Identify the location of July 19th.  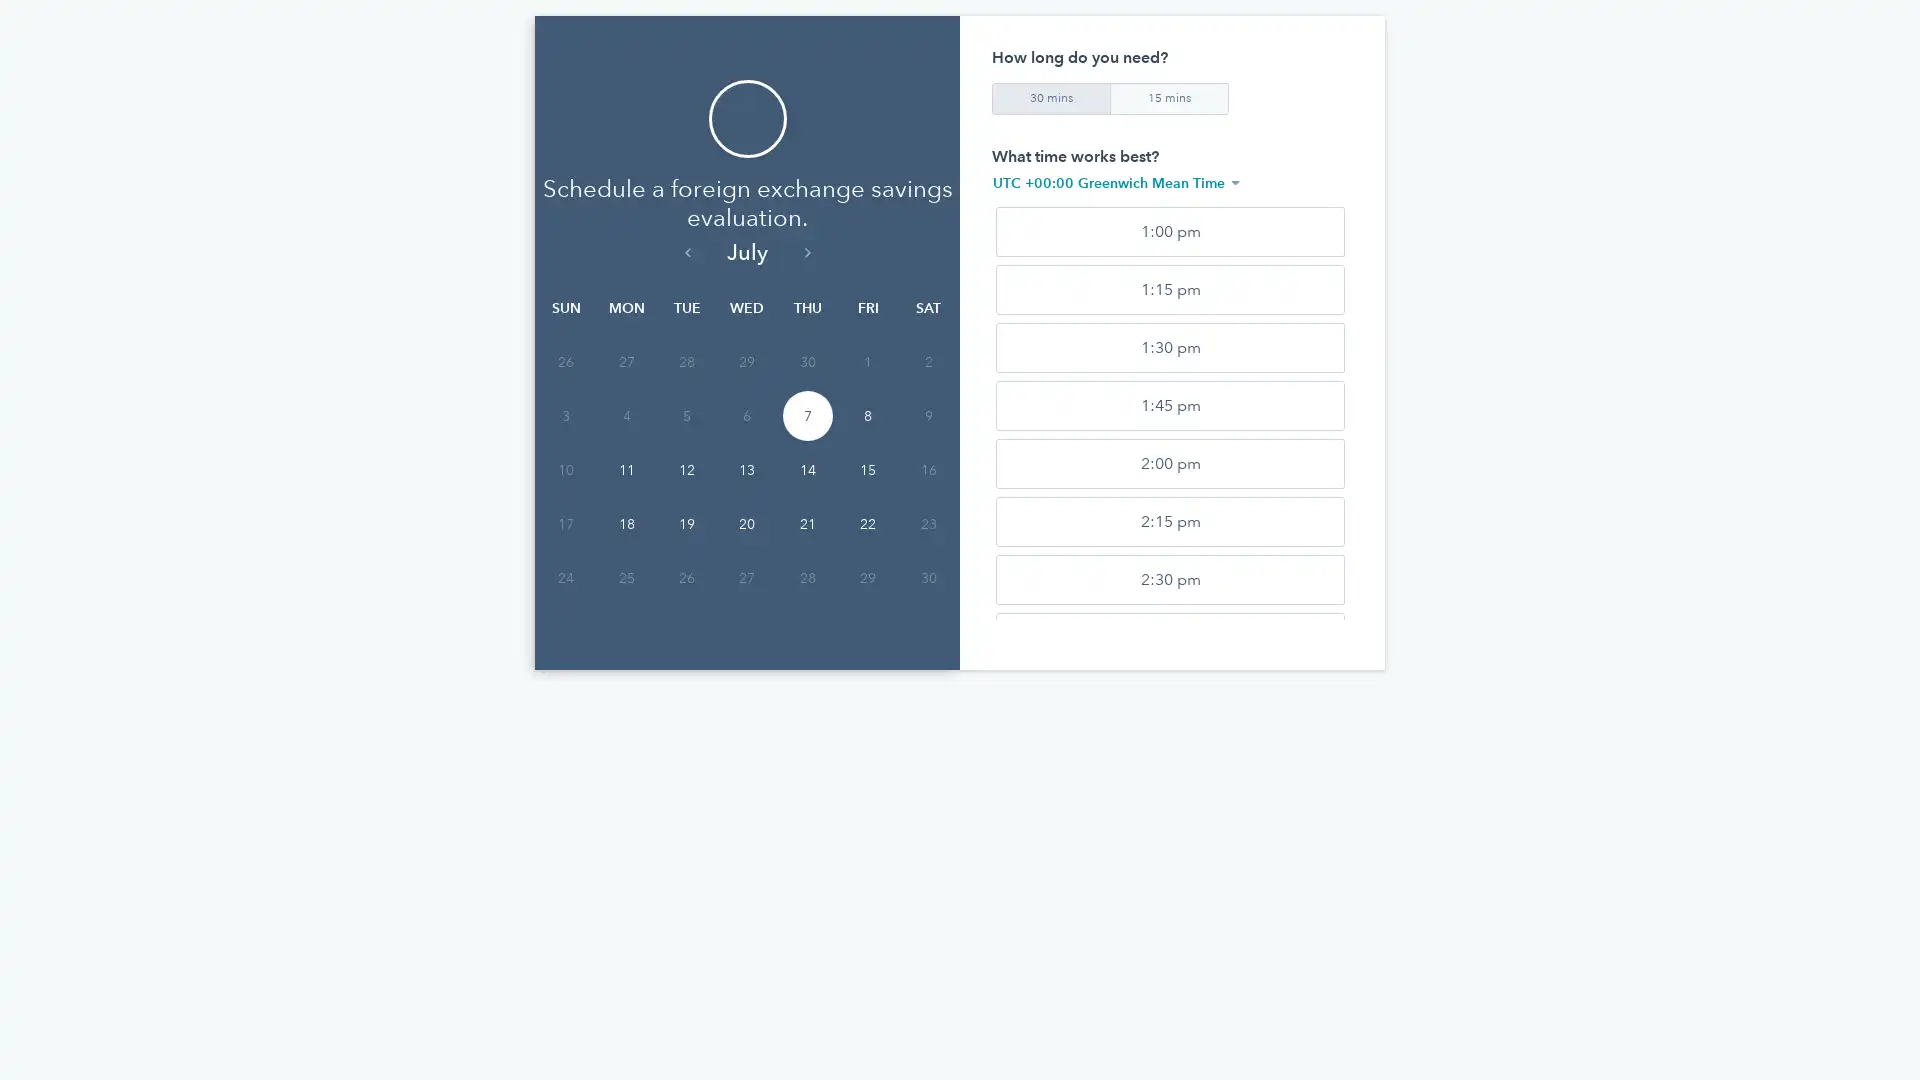
(686, 523).